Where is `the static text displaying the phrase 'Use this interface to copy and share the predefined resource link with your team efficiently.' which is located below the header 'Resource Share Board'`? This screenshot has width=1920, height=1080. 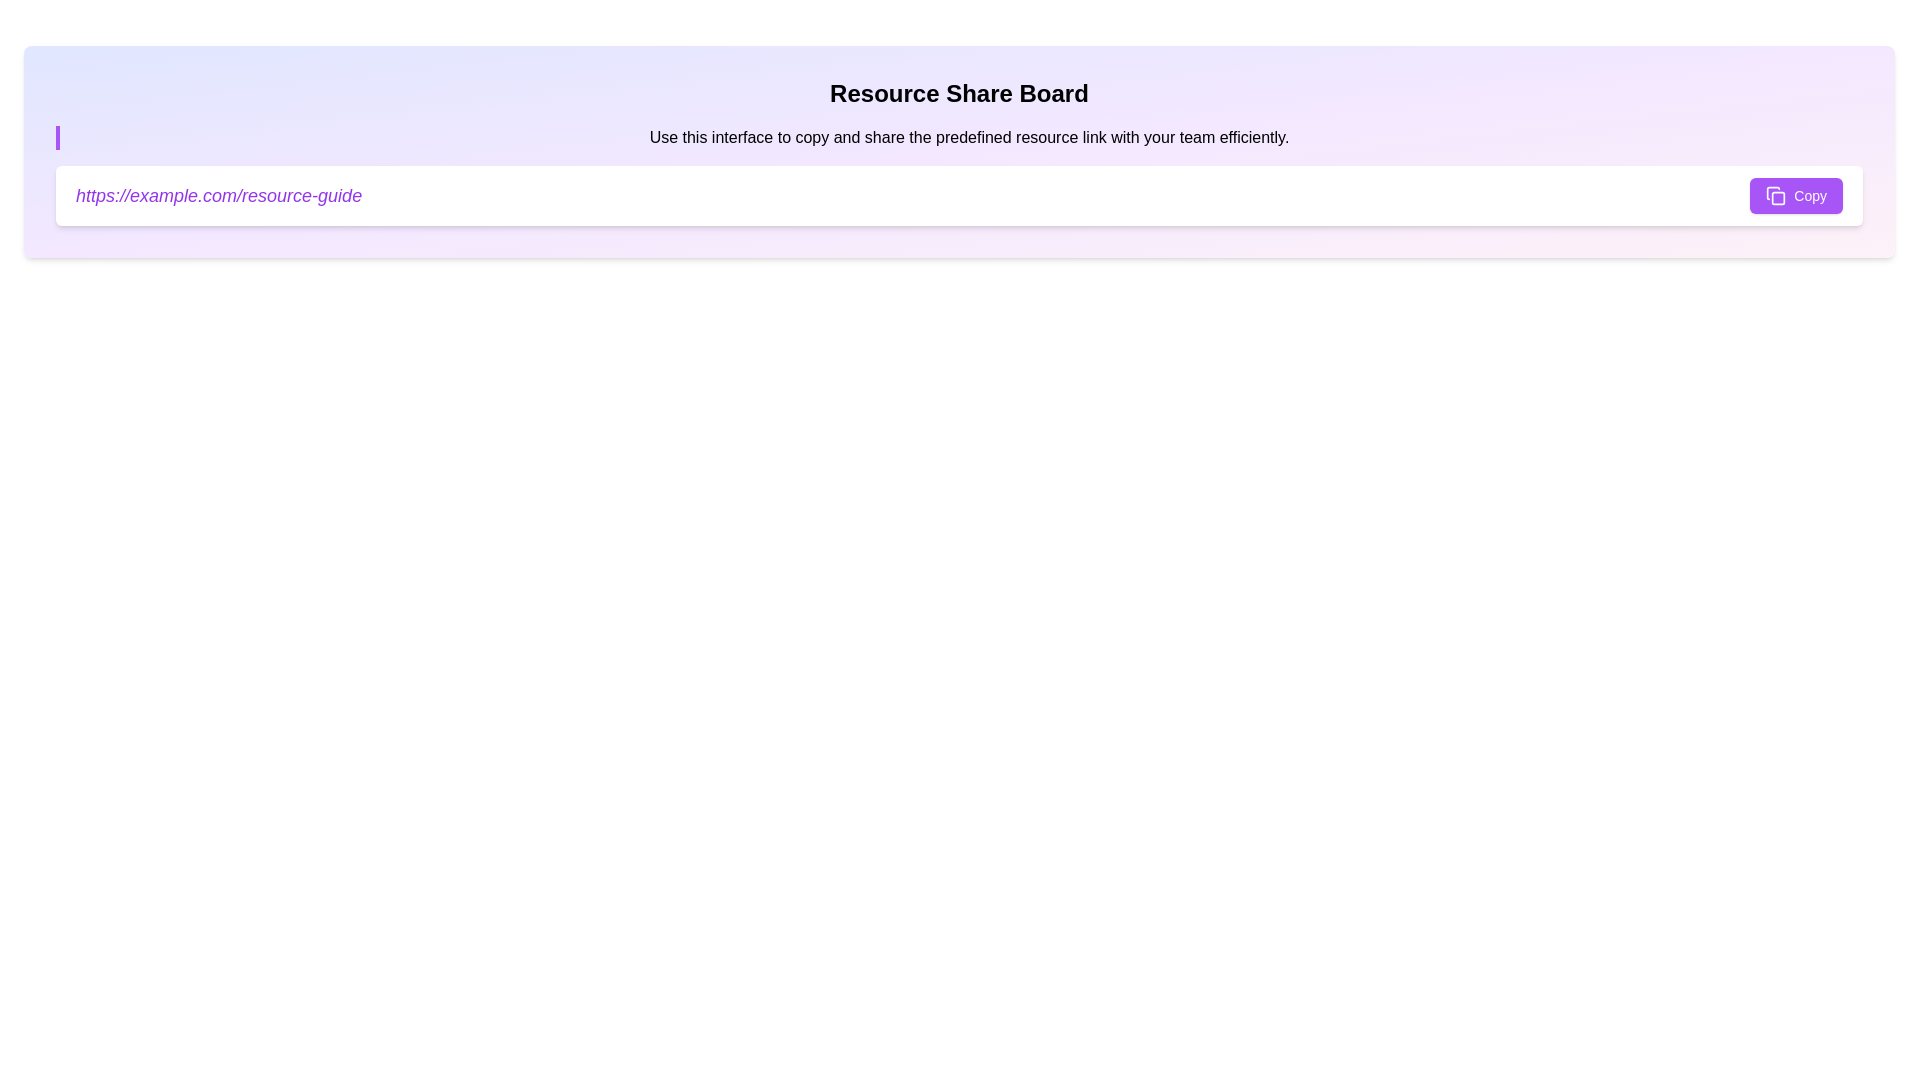
the static text displaying the phrase 'Use this interface to copy and share the predefined resource link with your team efficiently.' which is located below the header 'Resource Share Board' is located at coordinates (969, 137).